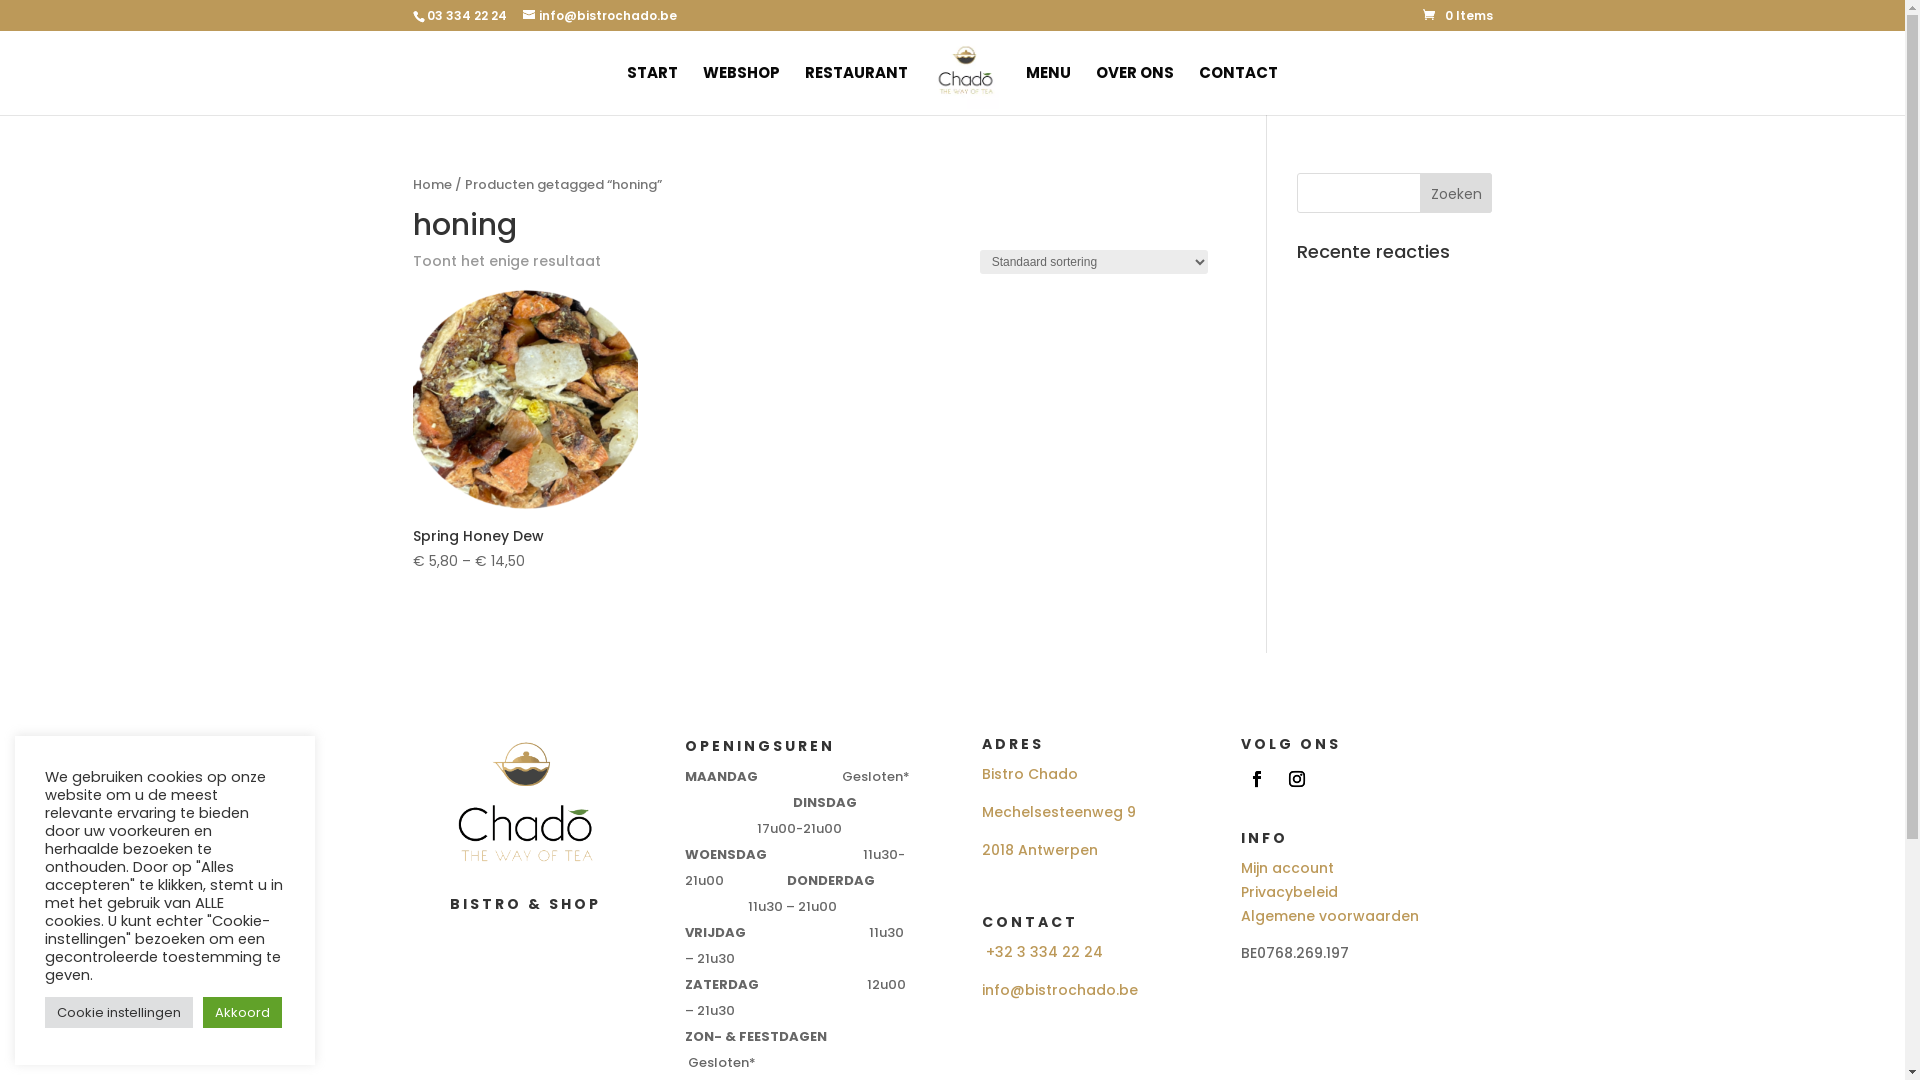  I want to click on 'Akkoord', so click(241, 1012).